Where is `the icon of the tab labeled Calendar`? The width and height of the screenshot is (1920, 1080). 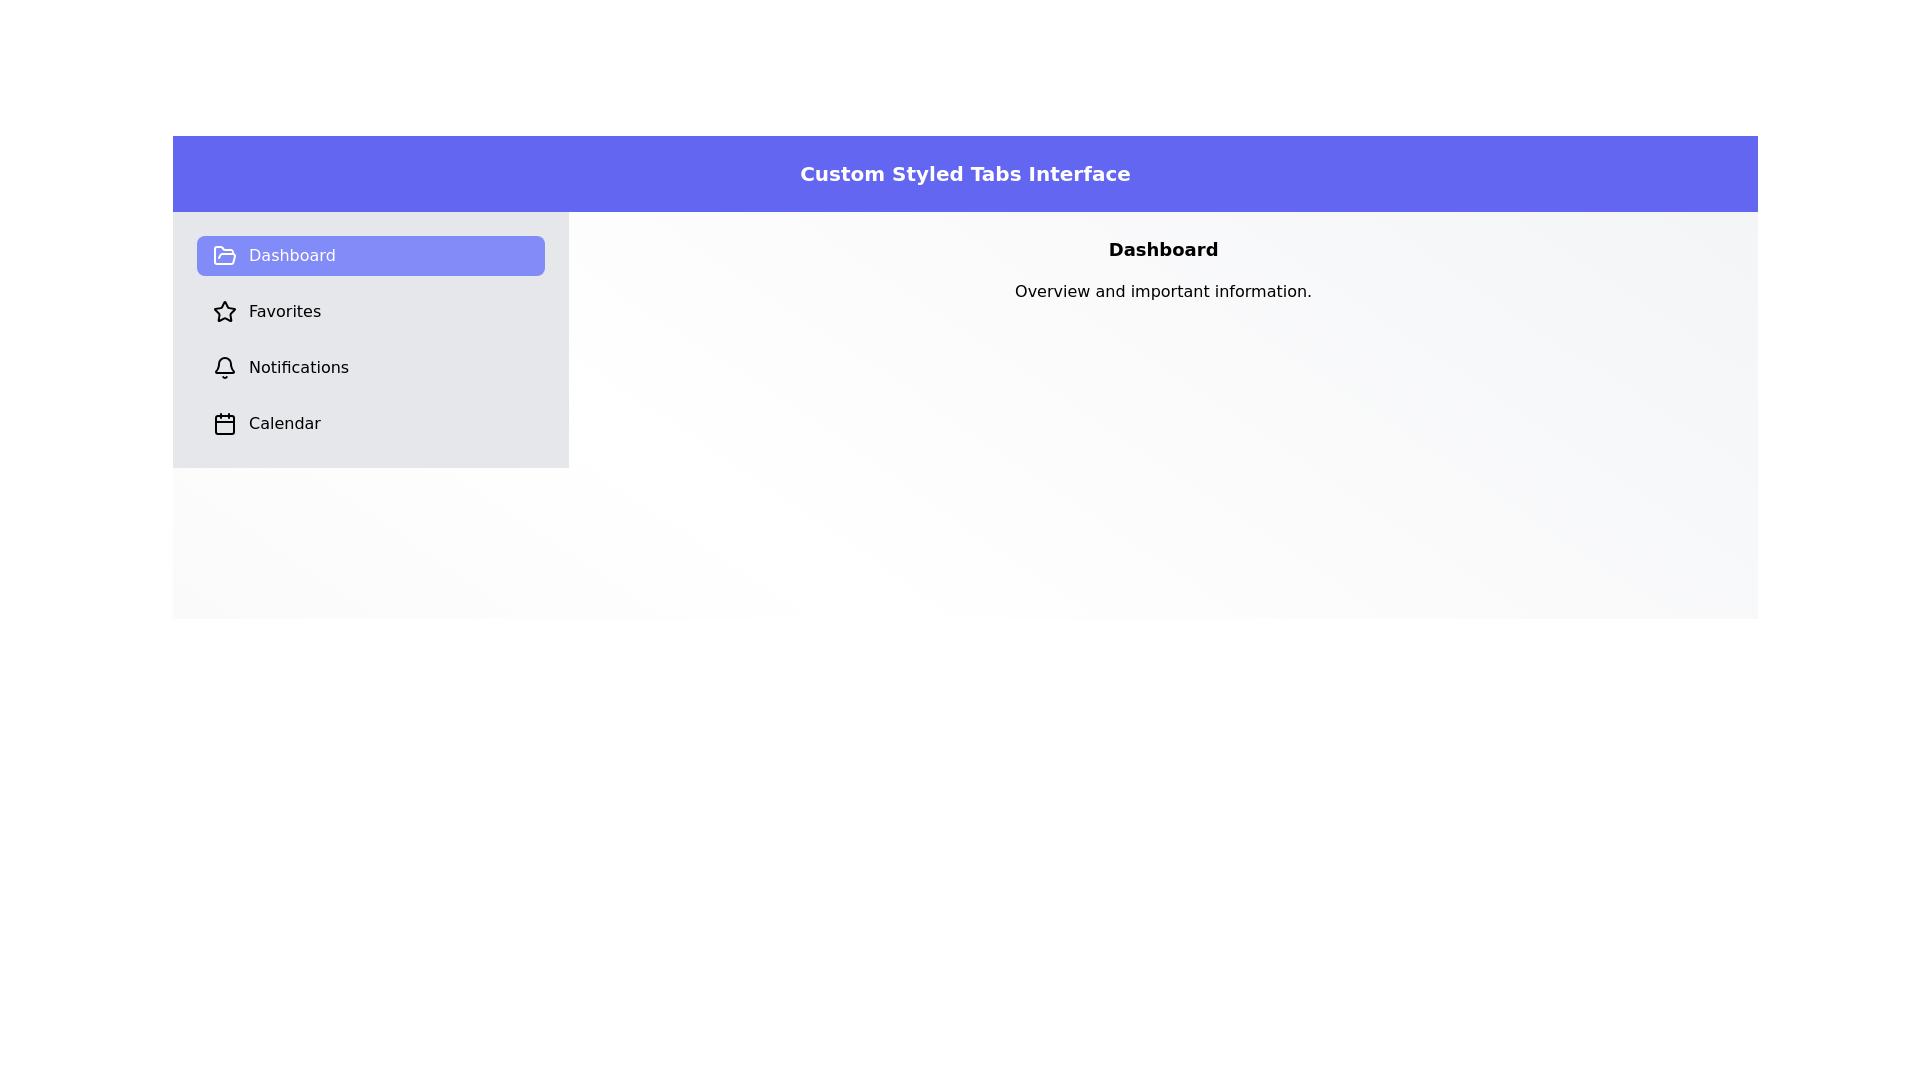
the icon of the tab labeled Calendar is located at coordinates (225, 423).